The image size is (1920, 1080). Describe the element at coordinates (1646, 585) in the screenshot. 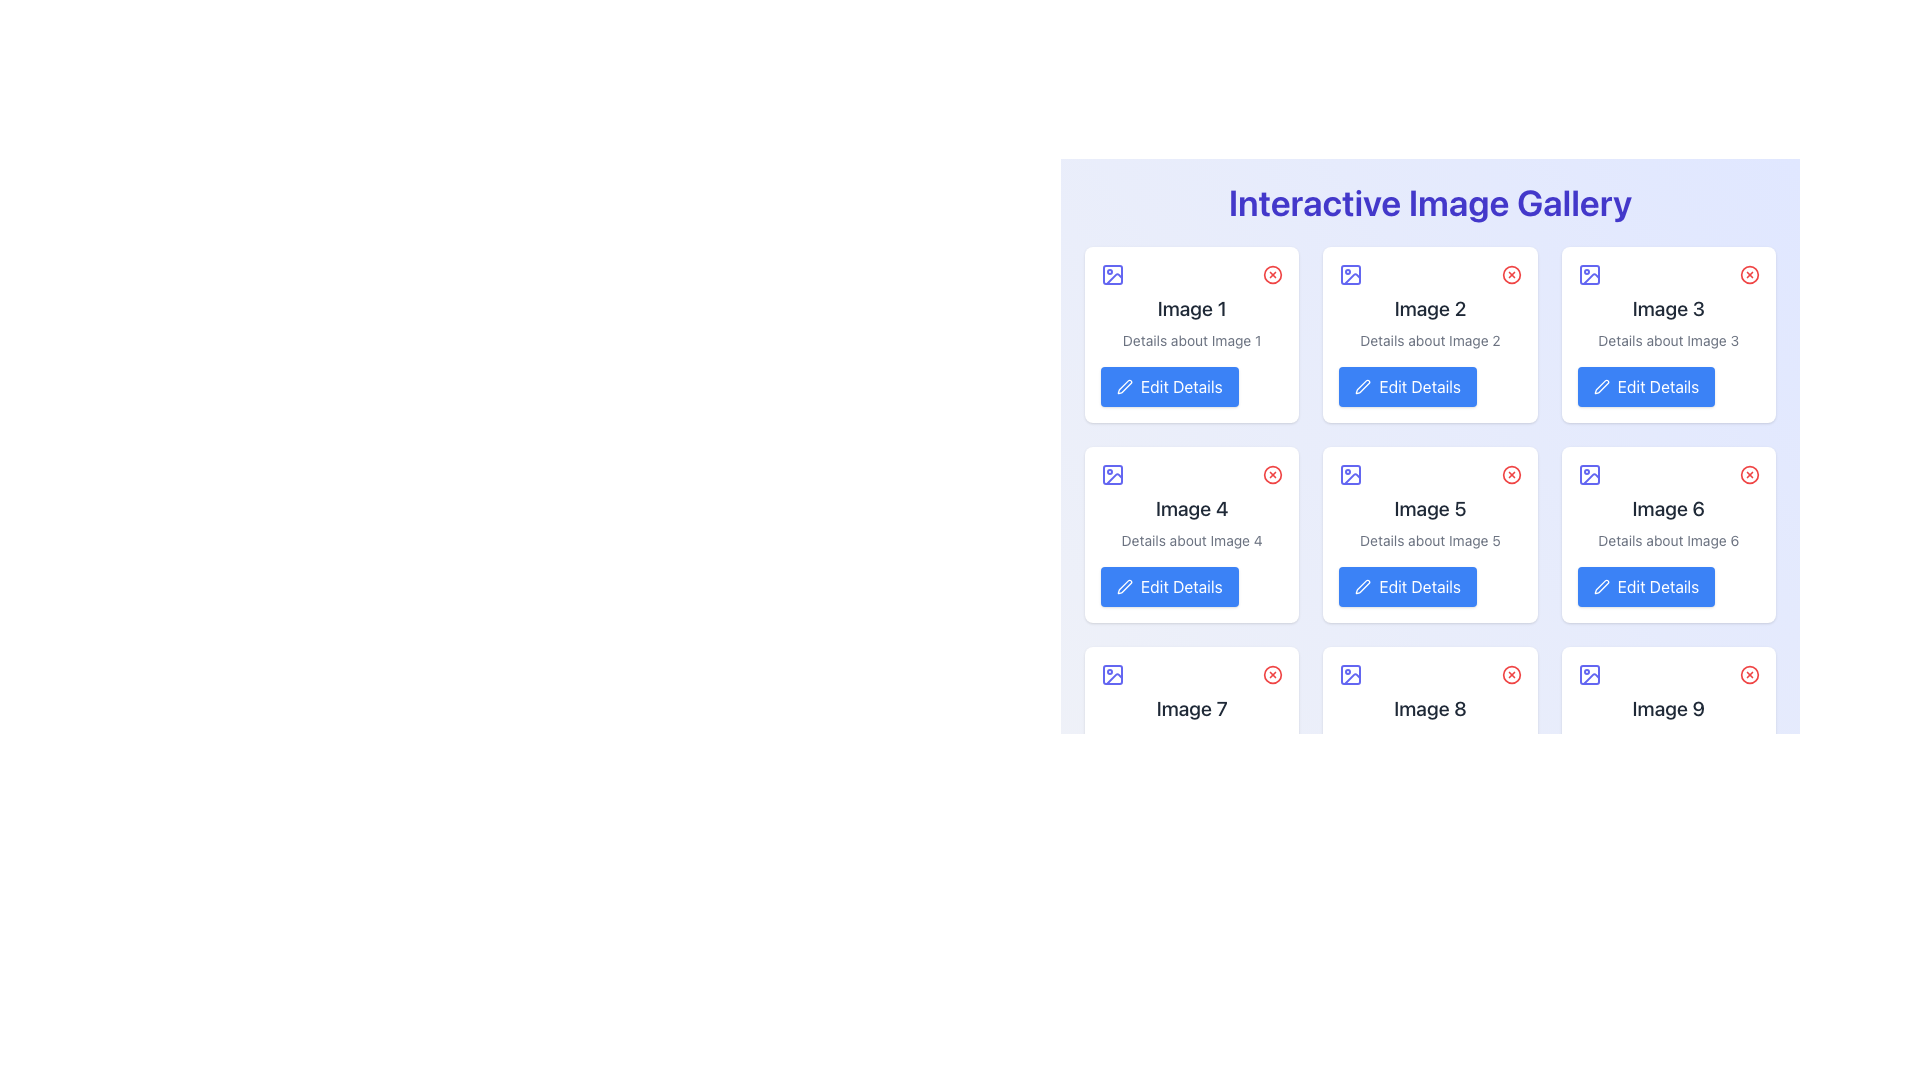

I see `the edit button for 'Image 6'` at that location.